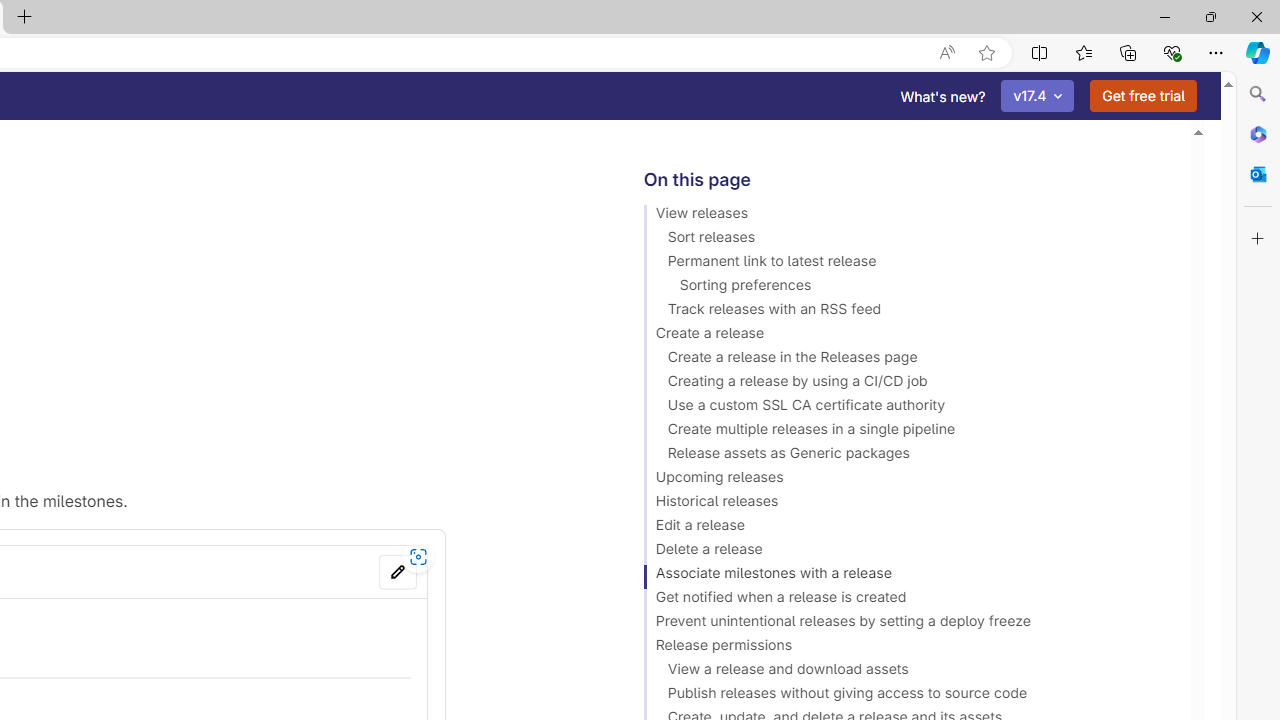  Describe the element at coordinates (907, 456) in the screenshot. I see `'Release assets as Generic packages'` at that location.